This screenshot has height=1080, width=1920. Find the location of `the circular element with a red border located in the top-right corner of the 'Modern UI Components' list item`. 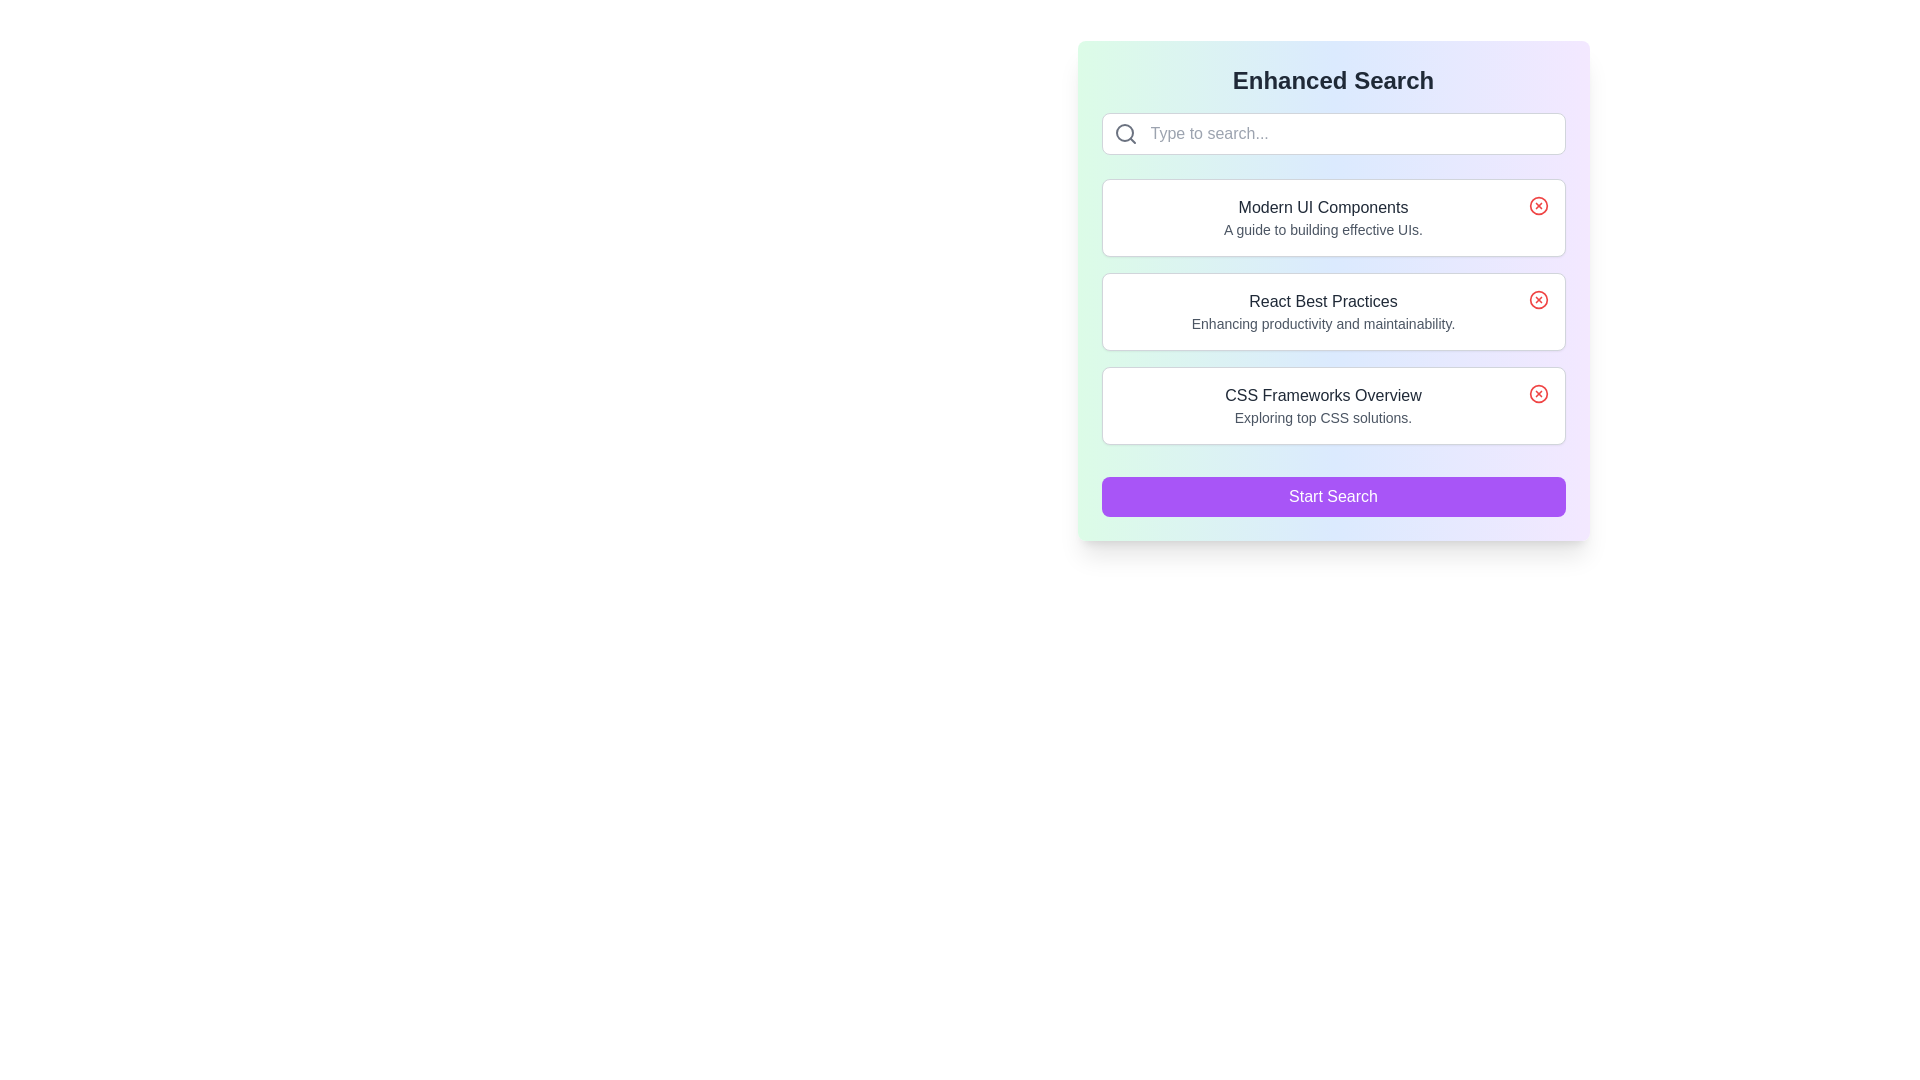

the circular element with a red border located in the top-right corner of the 'Modern UI Components' list item is located at coordinates (1537, 205).